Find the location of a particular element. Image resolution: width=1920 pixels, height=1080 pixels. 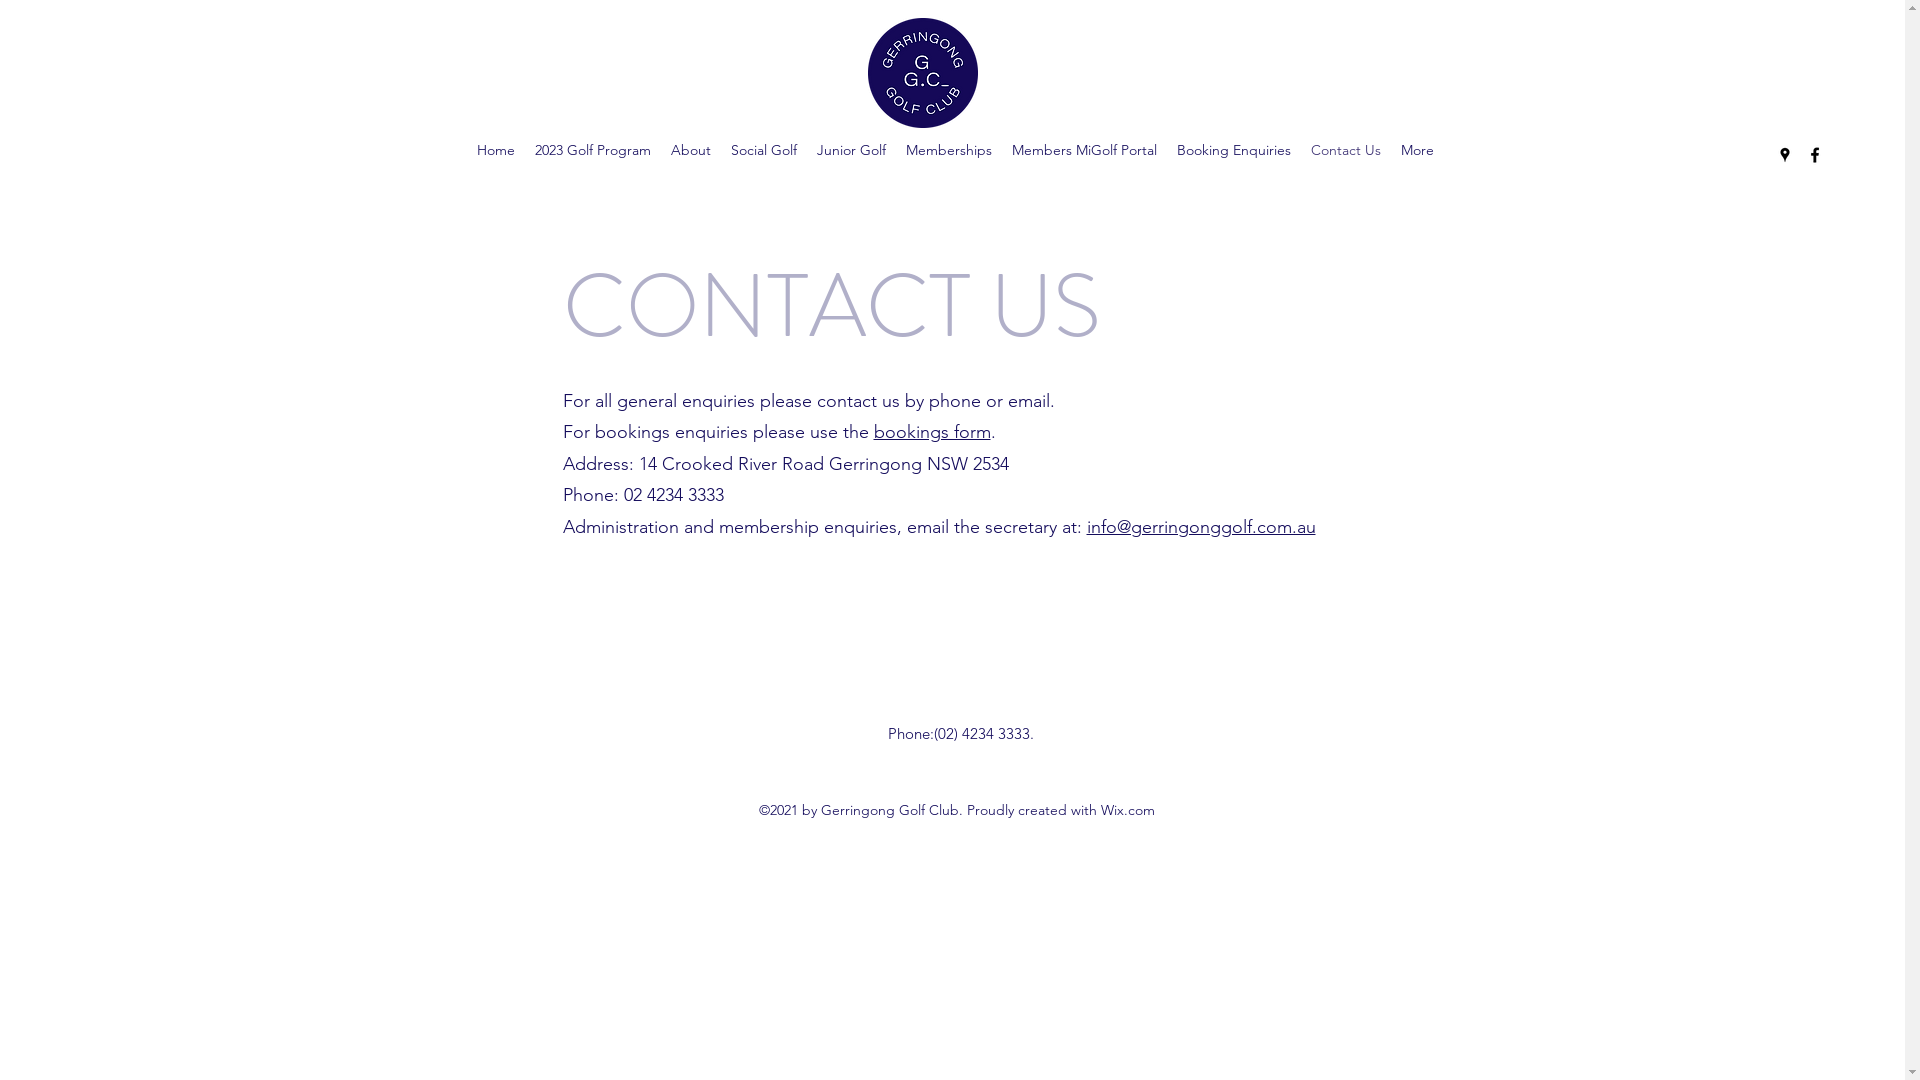

'Members MiGolf Portal' is located at coordinates (1083, 149).